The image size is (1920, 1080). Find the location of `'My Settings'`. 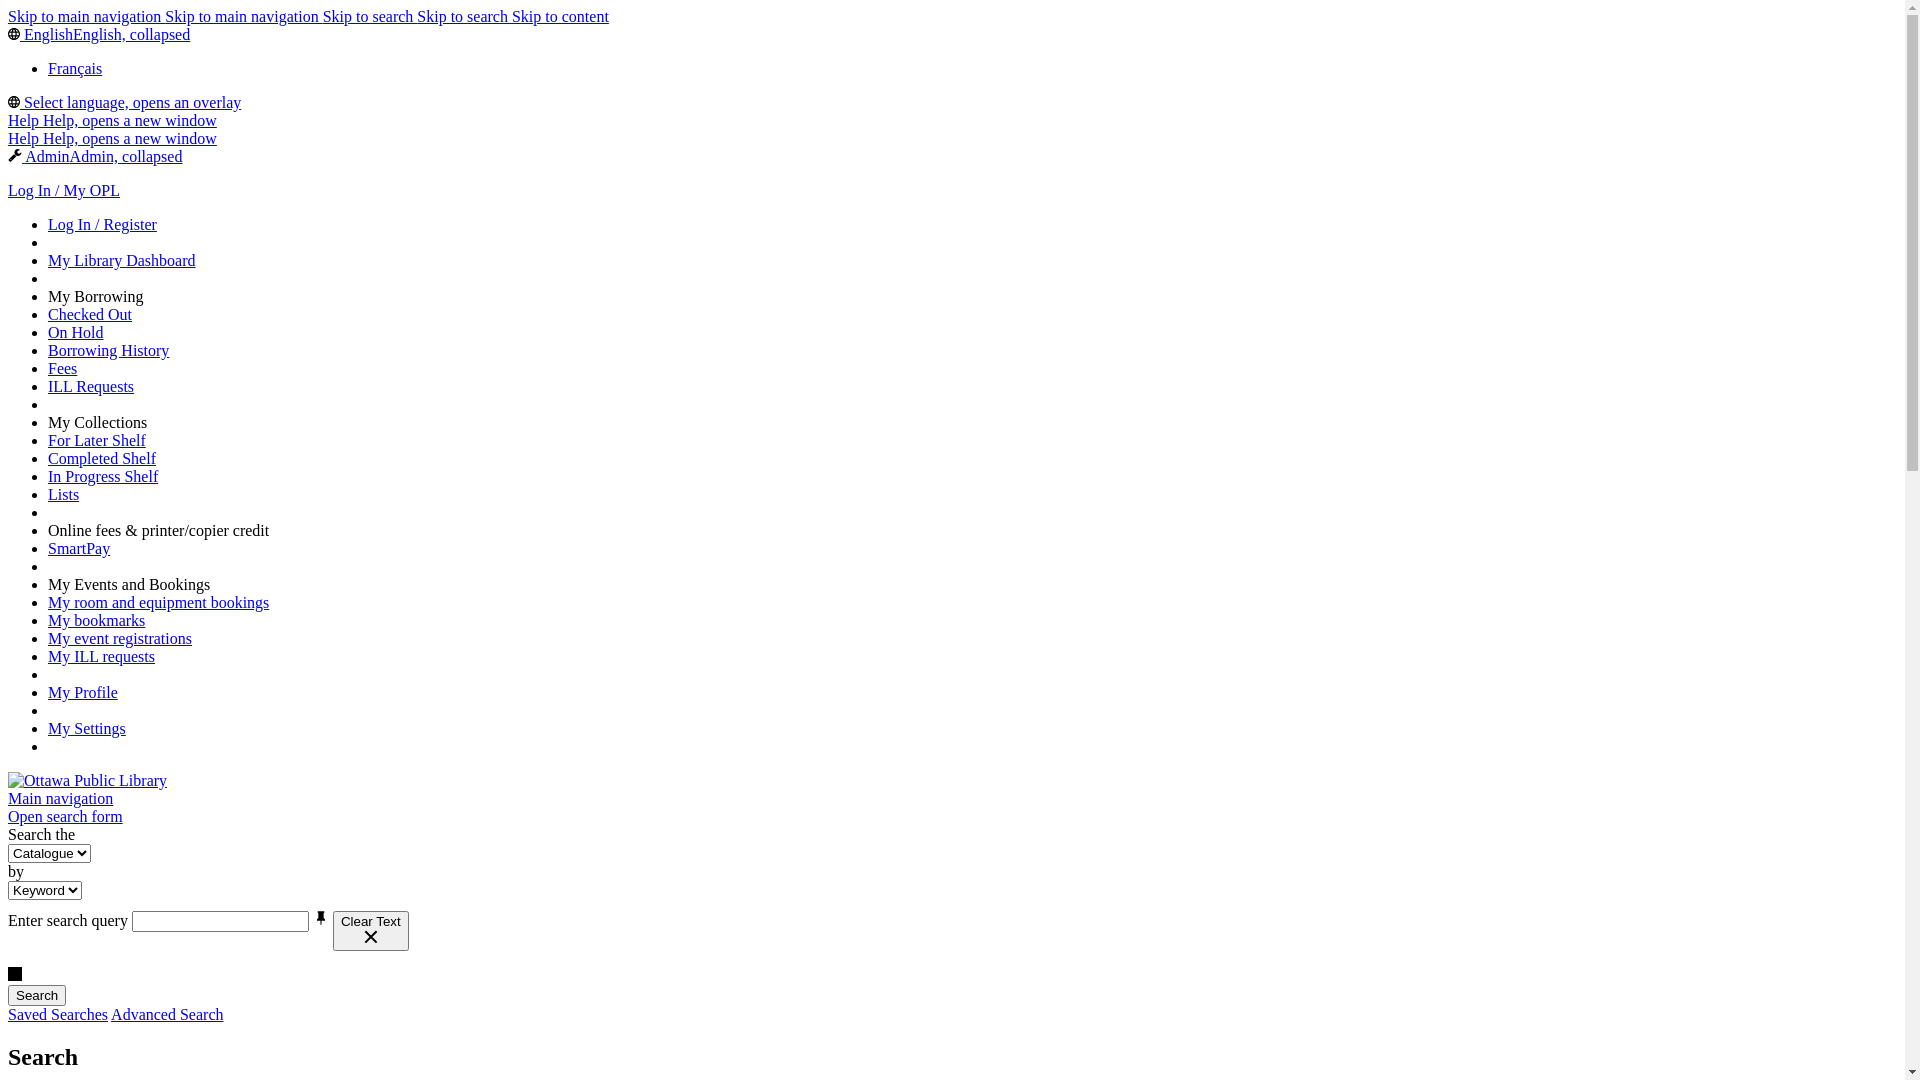

'My Settings' is located at coordinates (85, 728).